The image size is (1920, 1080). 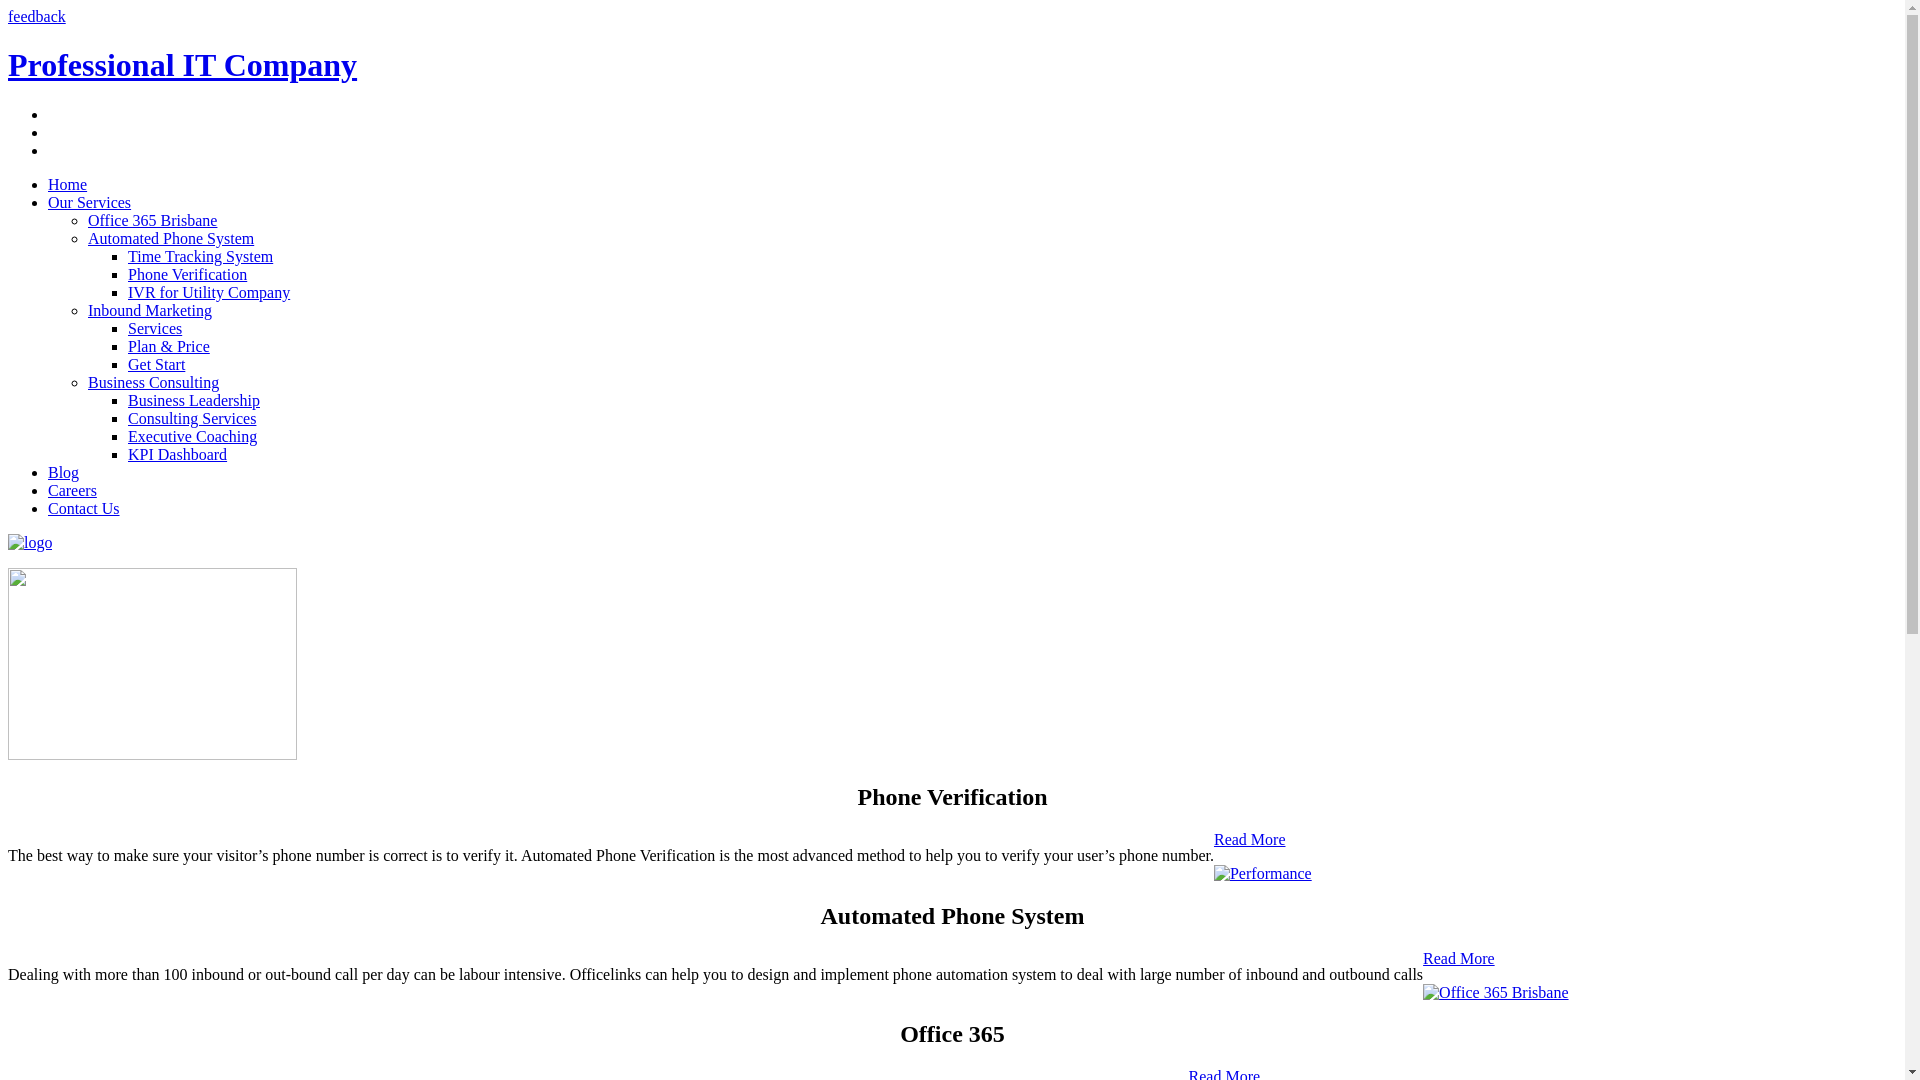 I want to click on 'Office 365 Brisbane', so click(x=86, y=220).